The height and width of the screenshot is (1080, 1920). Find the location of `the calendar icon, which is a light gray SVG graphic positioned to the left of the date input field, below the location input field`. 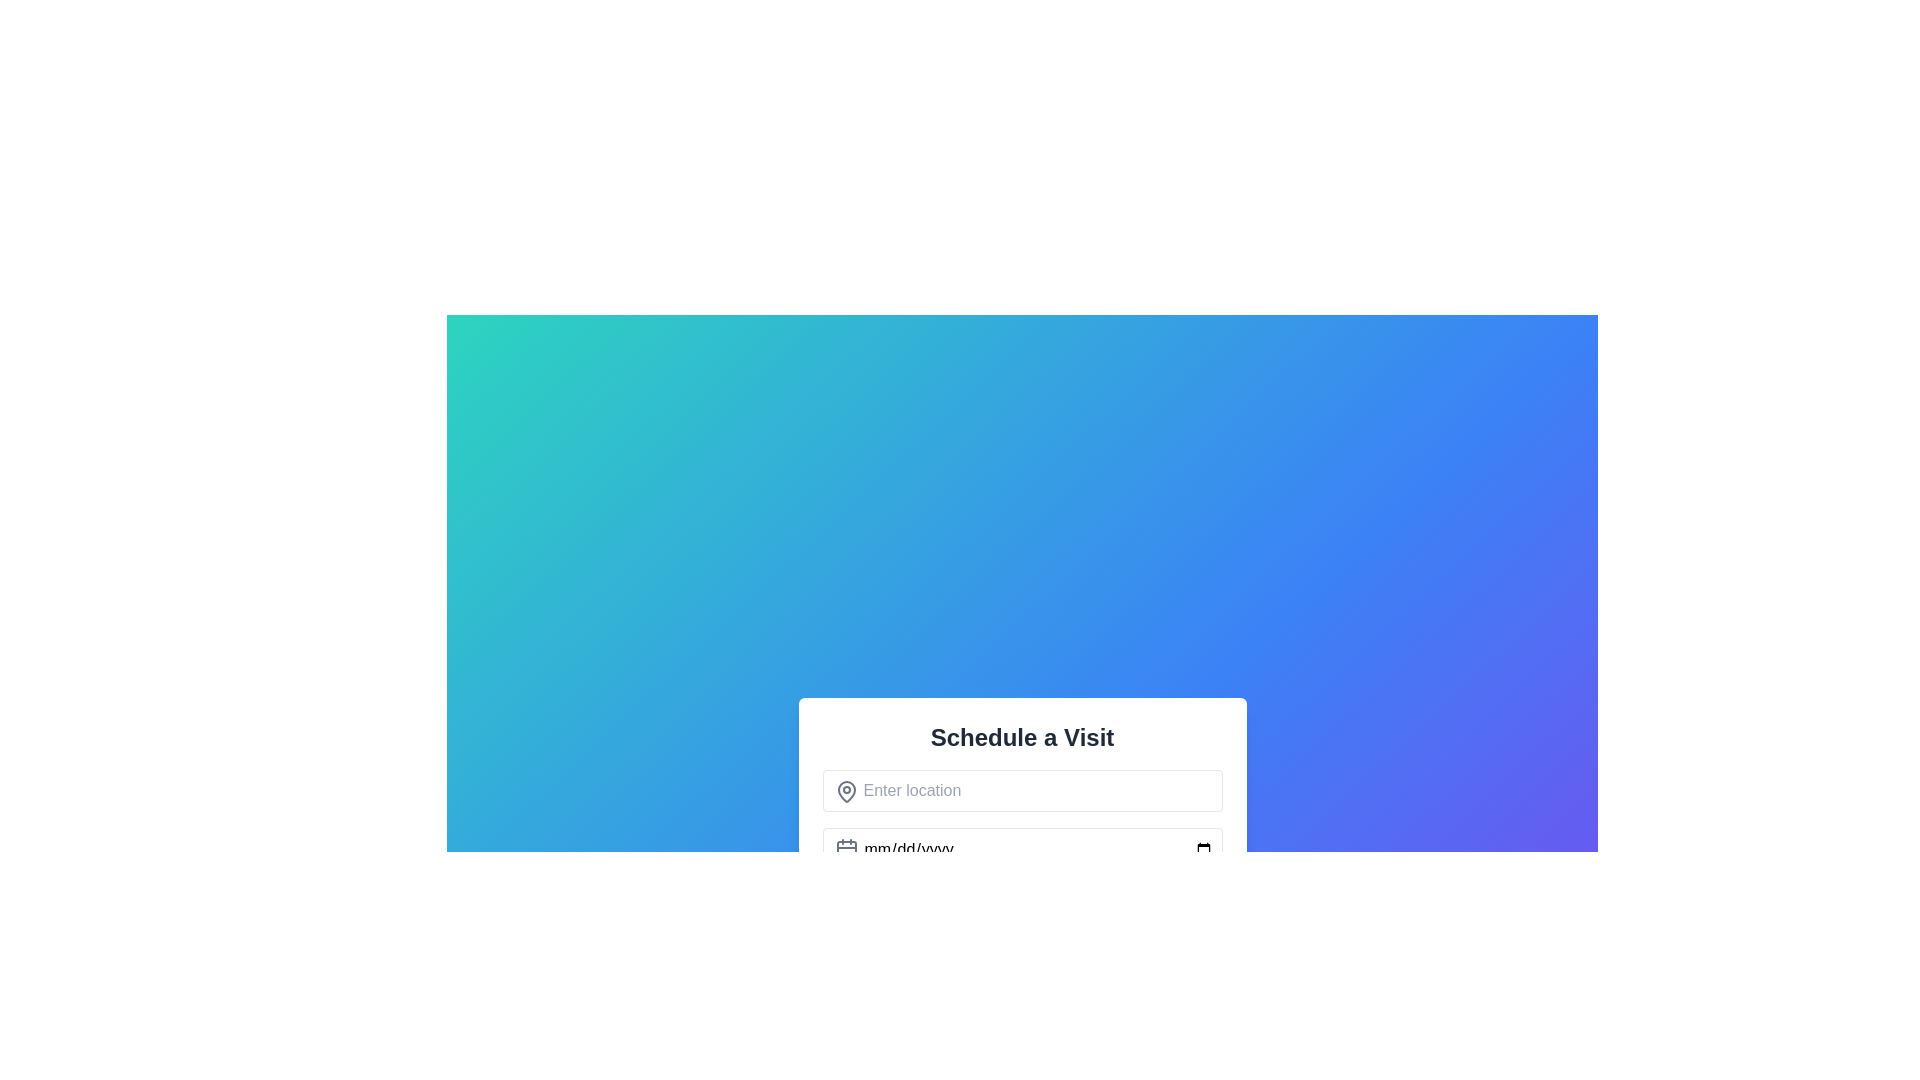

the calendar icon, which is a light gray SVG graphic positioned to the left of the date input field, below the location input field is located at coordinates (846, 849).